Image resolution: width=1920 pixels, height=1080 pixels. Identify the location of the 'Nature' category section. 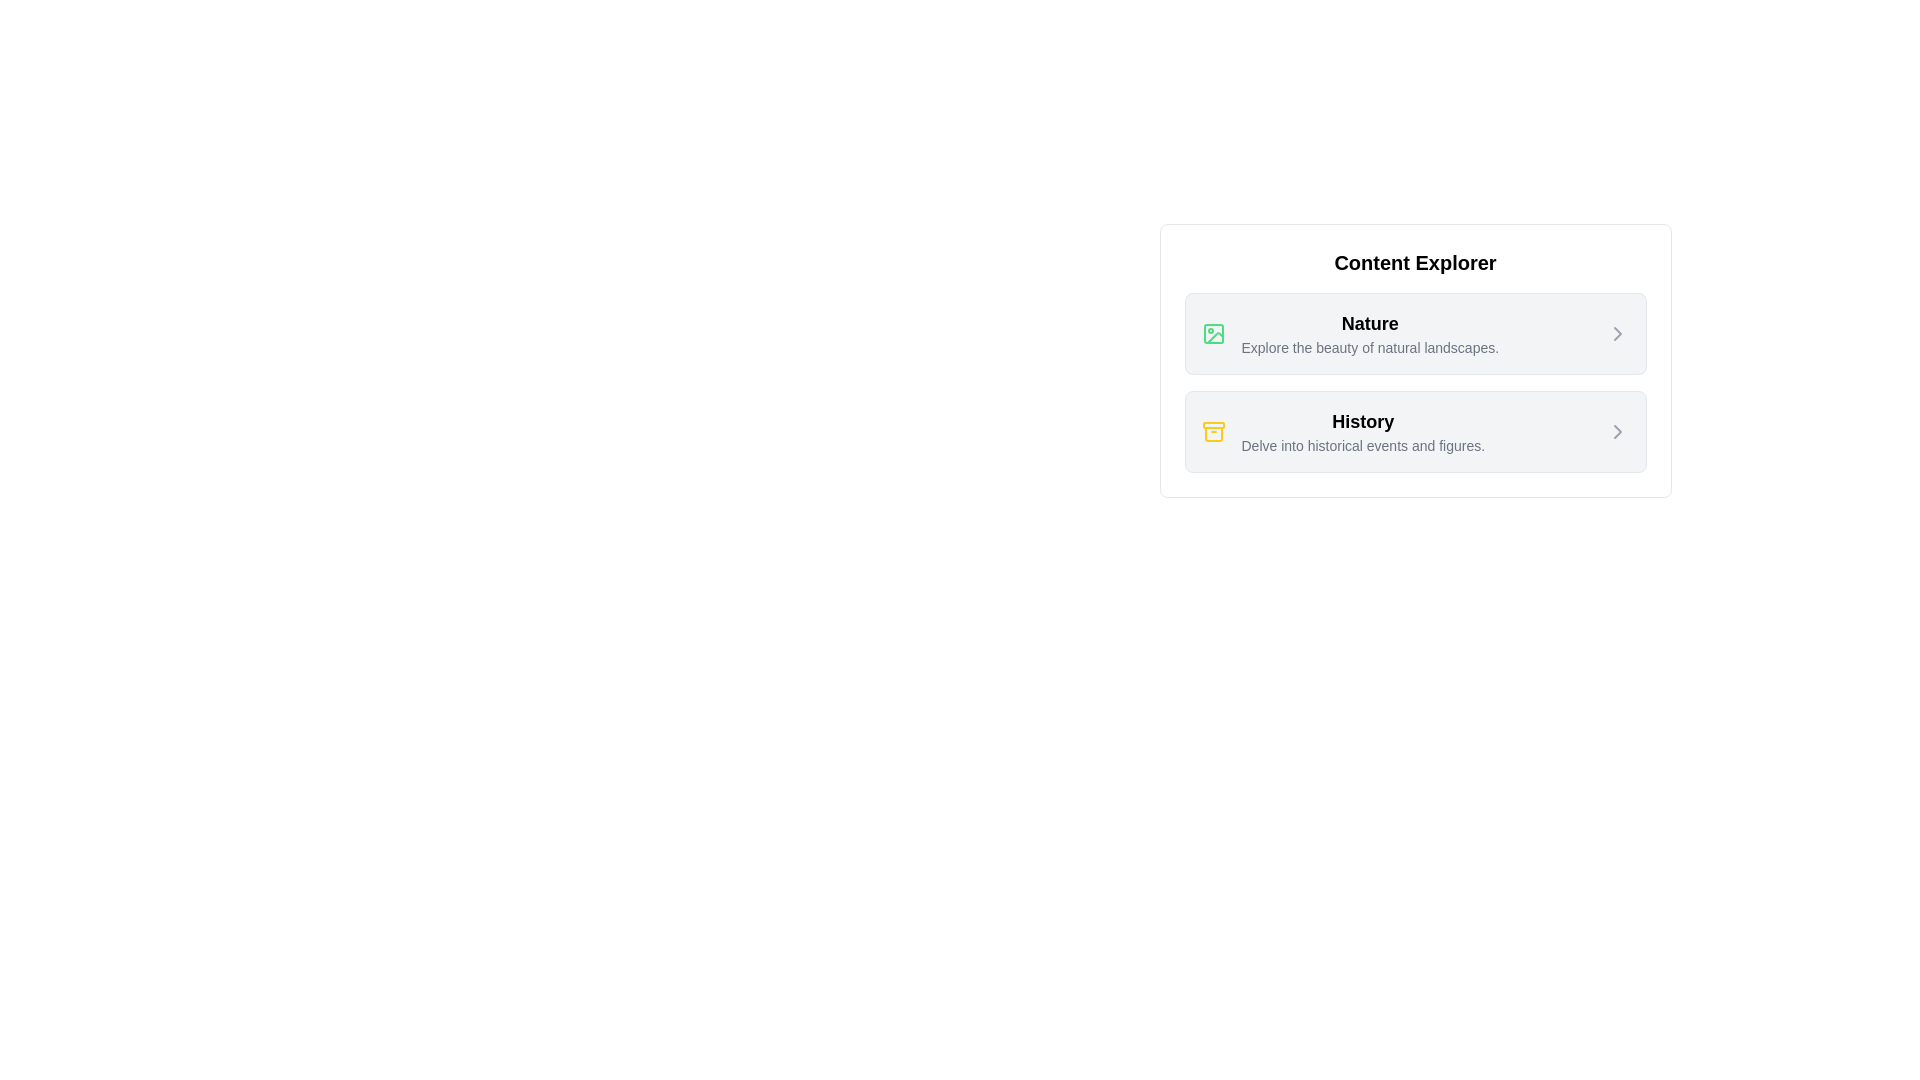
(1349, 333).